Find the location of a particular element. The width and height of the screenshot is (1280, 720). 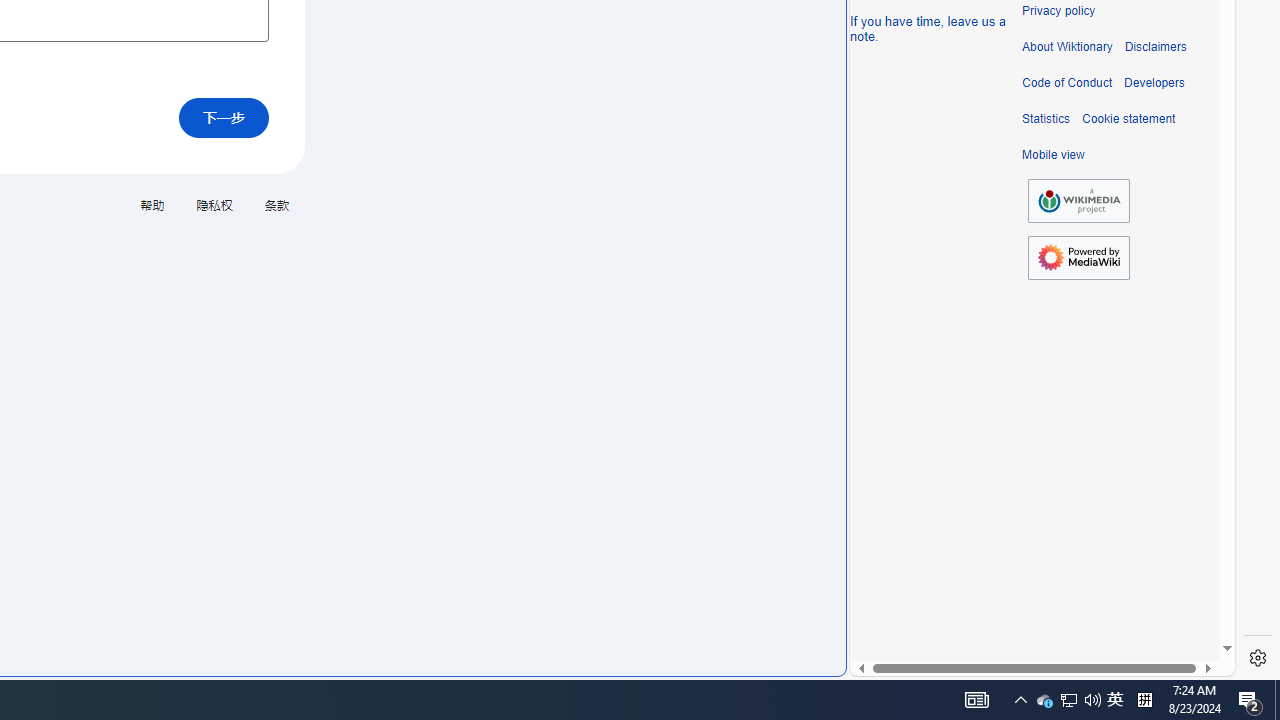

'Code of Conduct' is located at coordinates (1066, 82).